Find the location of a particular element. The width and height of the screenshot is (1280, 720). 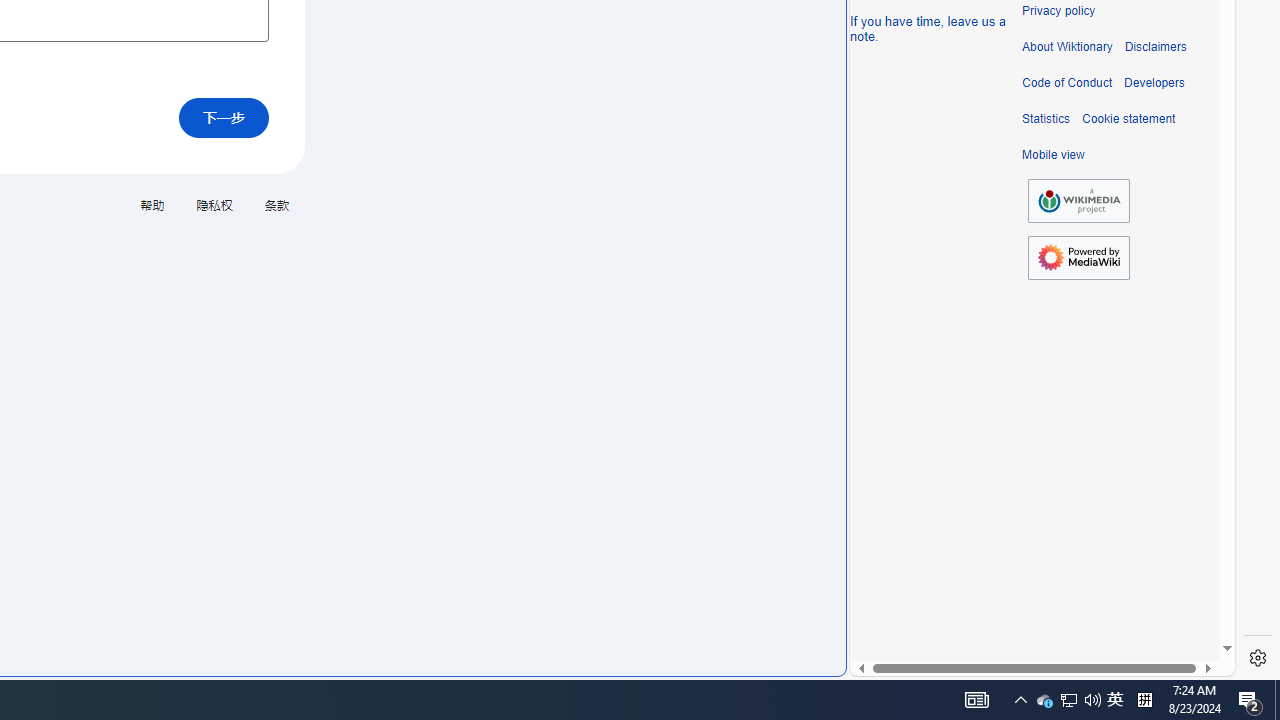

'Code of Conduct' is located at coordinates (1066, 82).